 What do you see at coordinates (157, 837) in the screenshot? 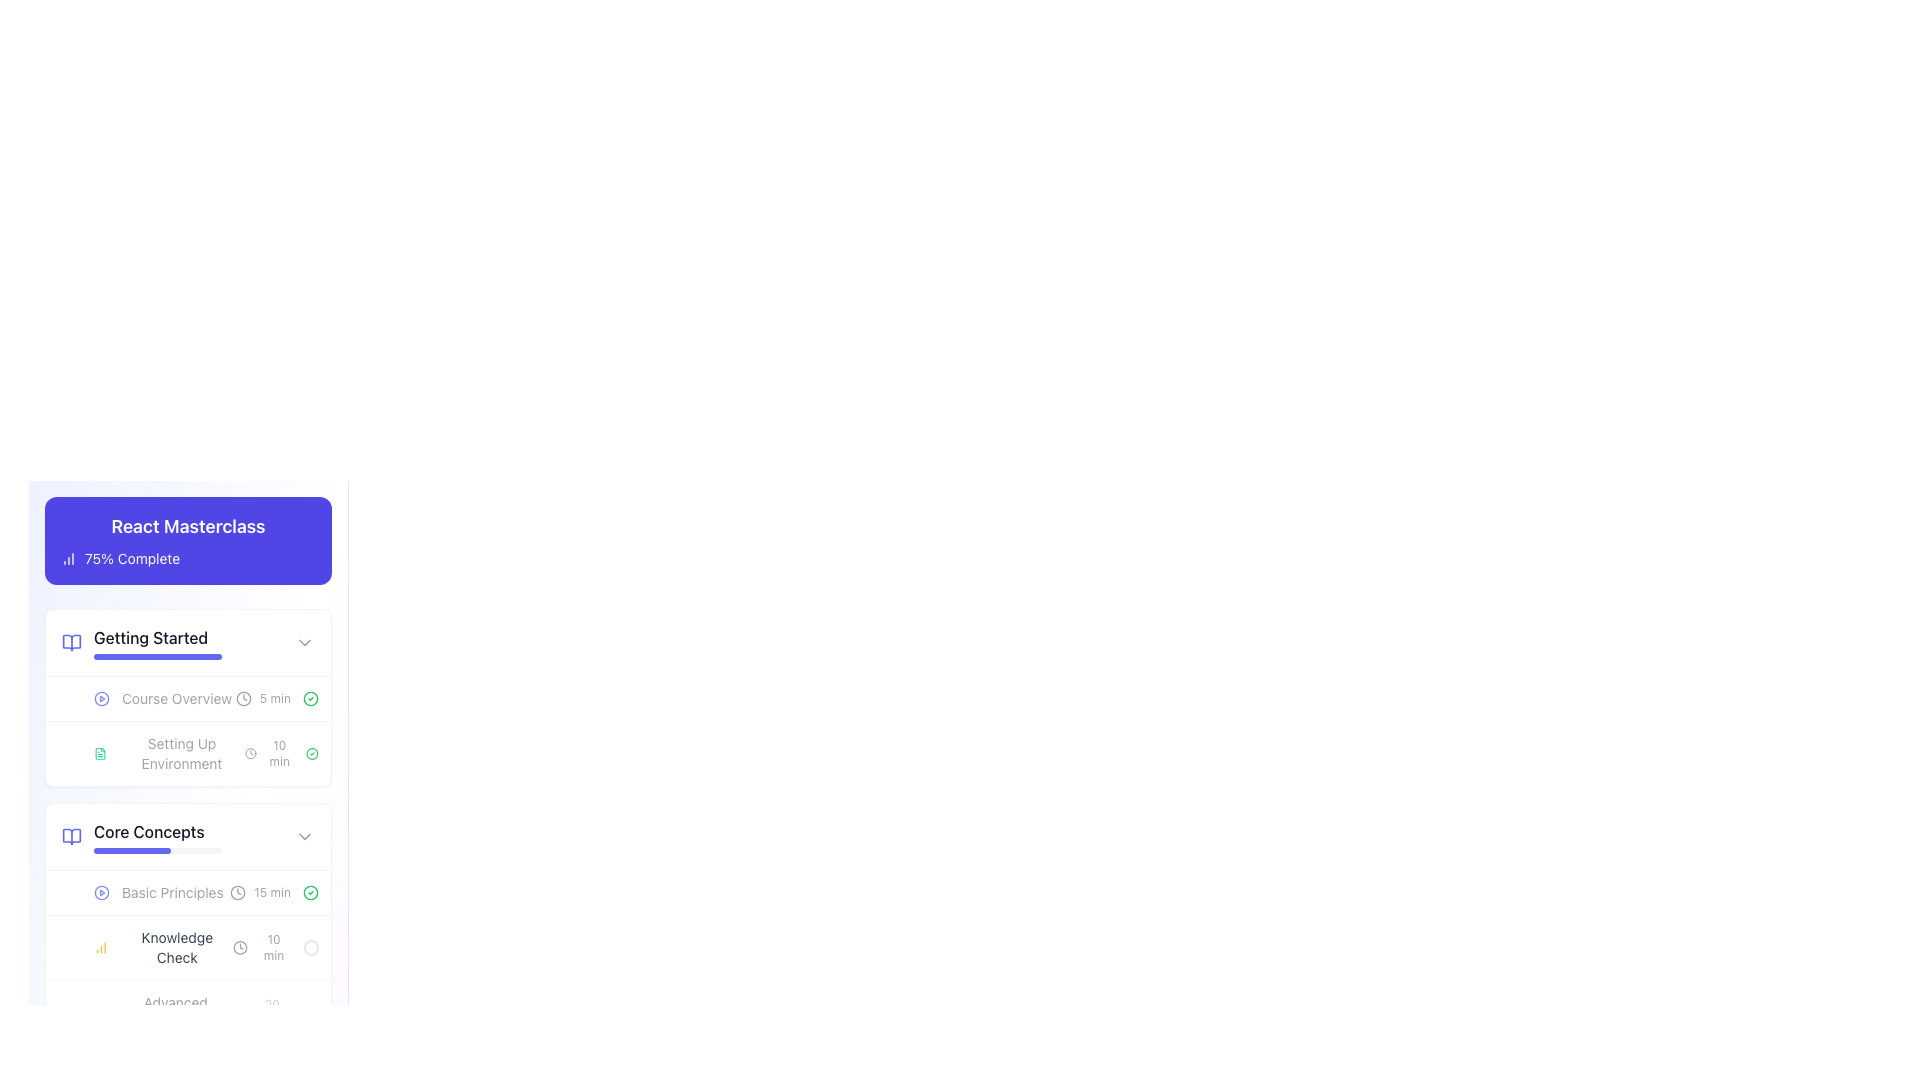
I see `the Text Label that serves as the title for the course module section under 'Core Concepts' in the 'React Masterclass', located just above a horizontal progress bar and aligned with a book icon` at bounding box center [157, 837].